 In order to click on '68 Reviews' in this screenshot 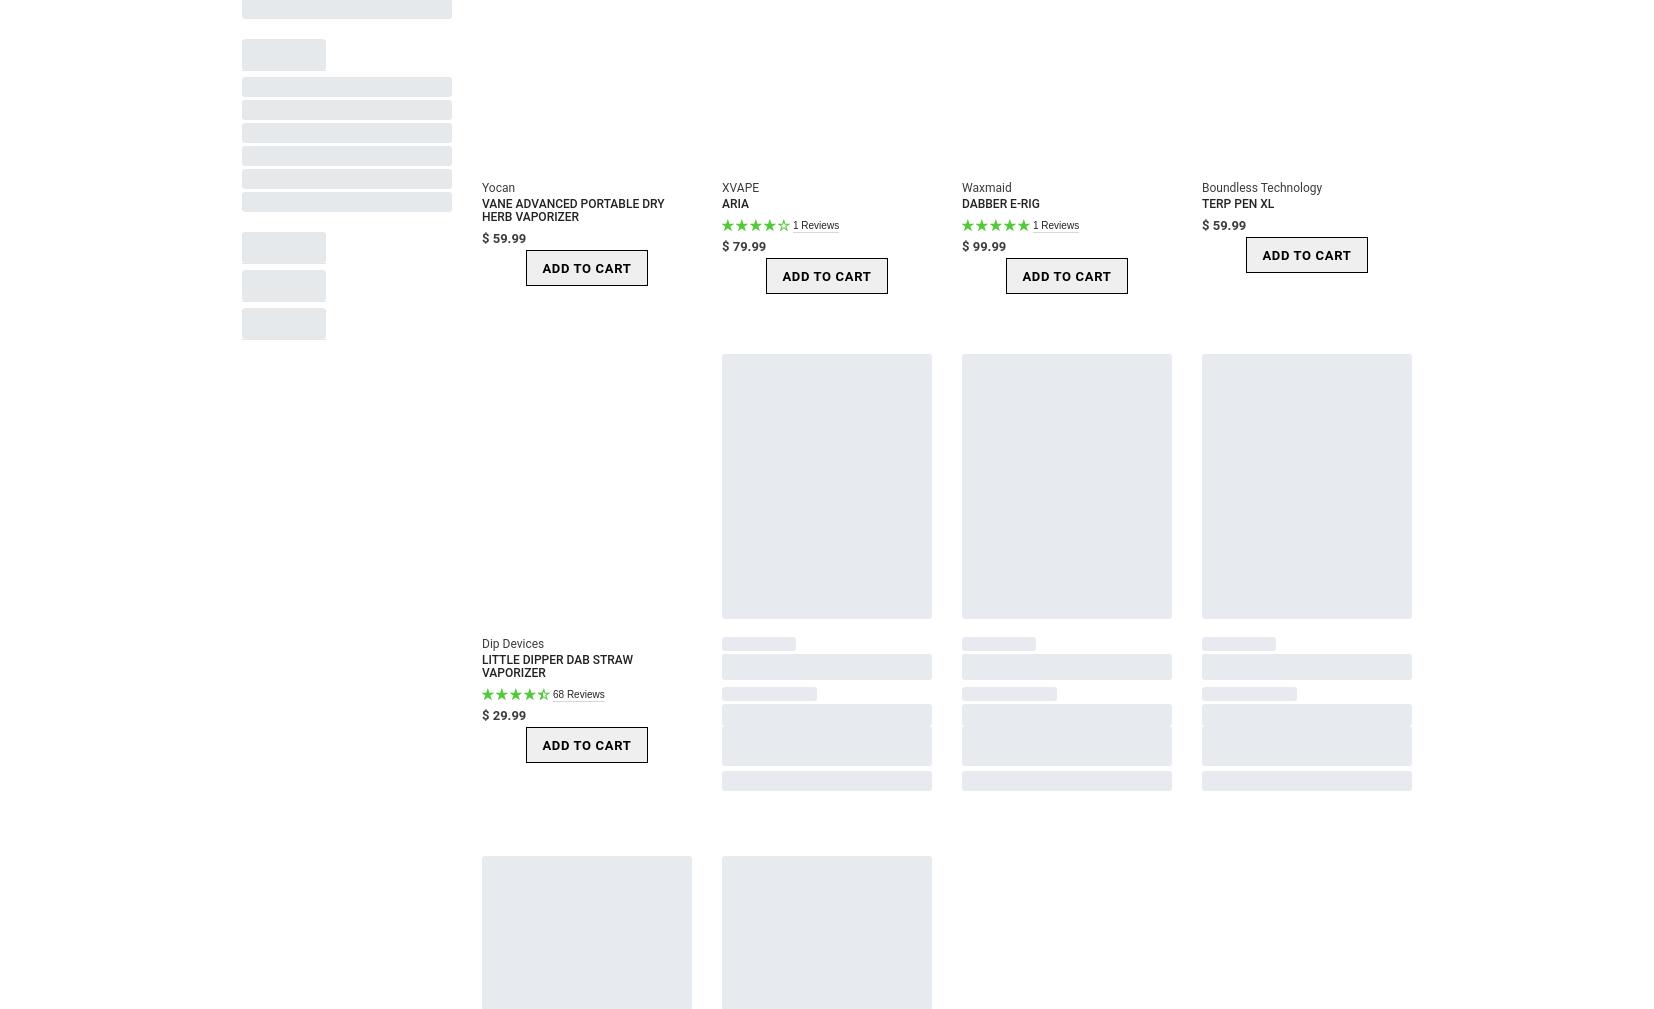, I will do `click(578, 693)`.